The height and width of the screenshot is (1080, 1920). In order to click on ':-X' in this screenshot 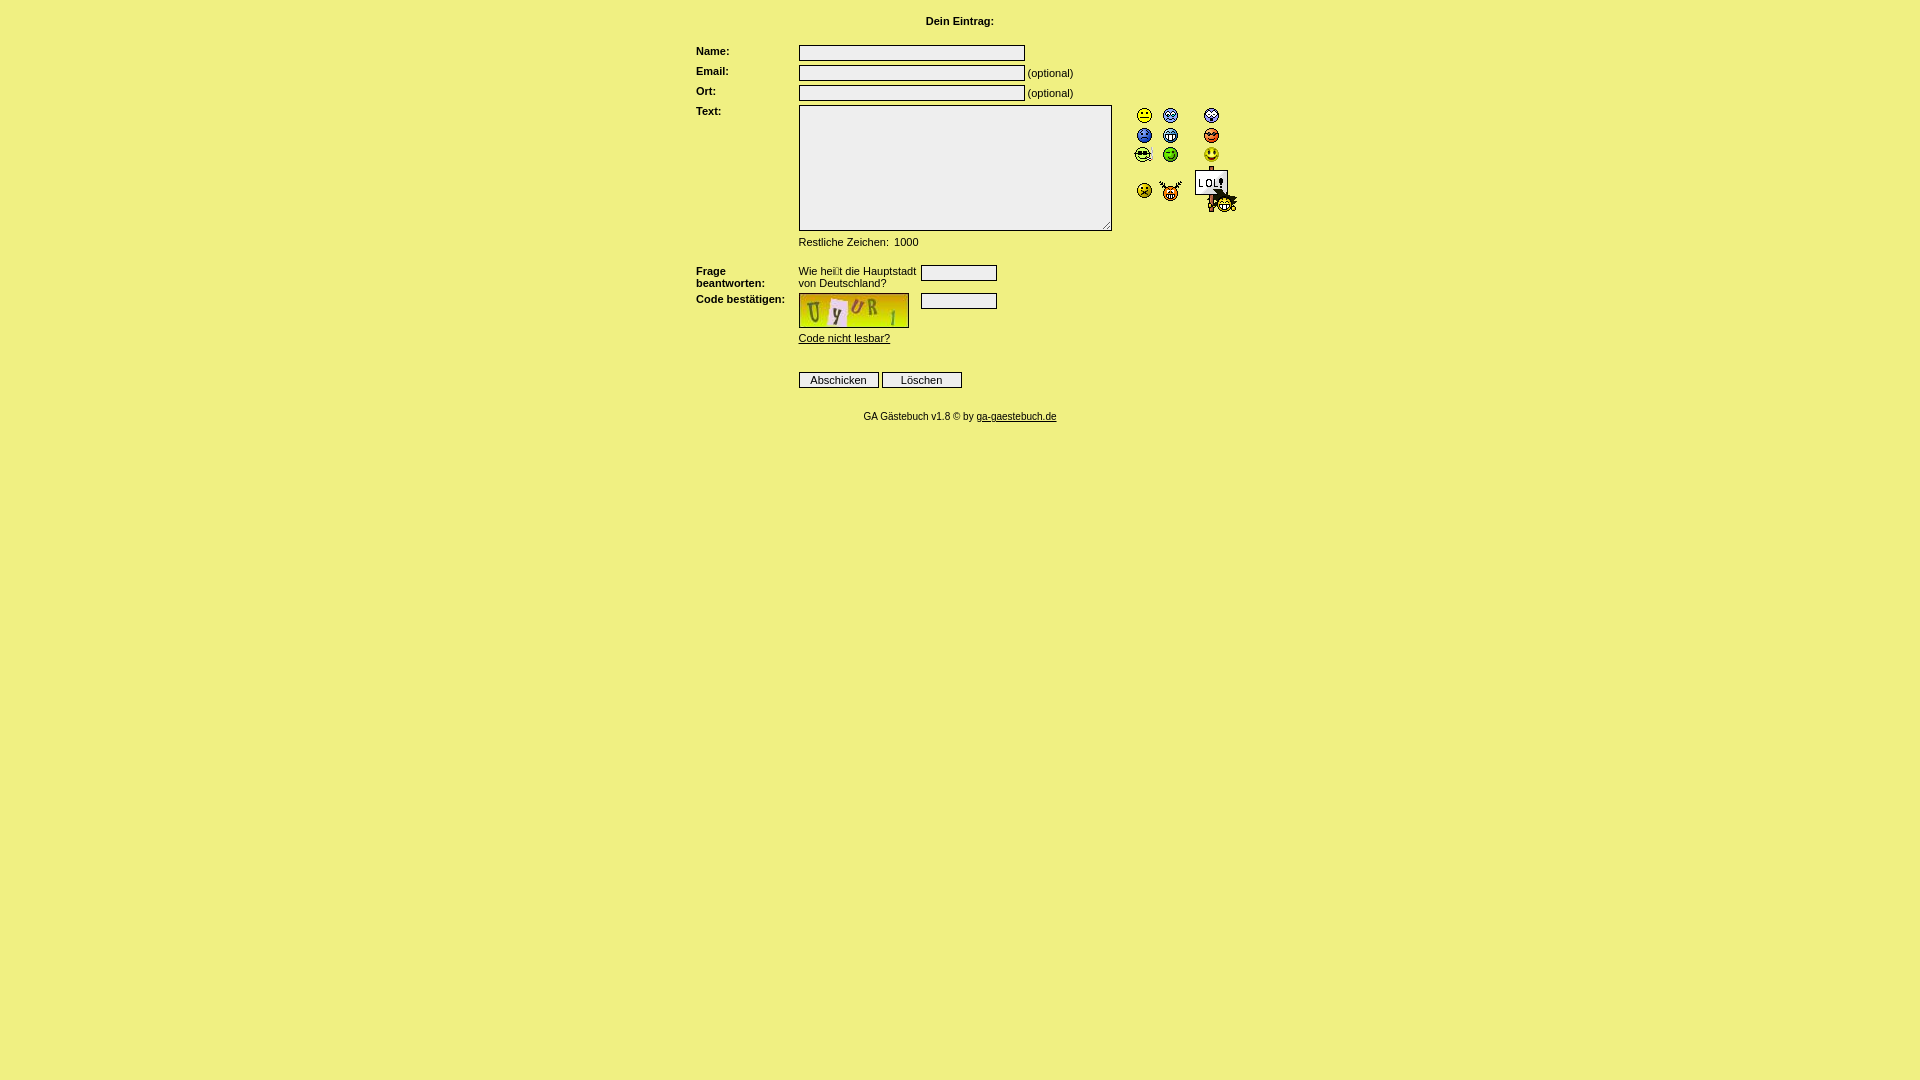, I will do `click(1144, 190)`.